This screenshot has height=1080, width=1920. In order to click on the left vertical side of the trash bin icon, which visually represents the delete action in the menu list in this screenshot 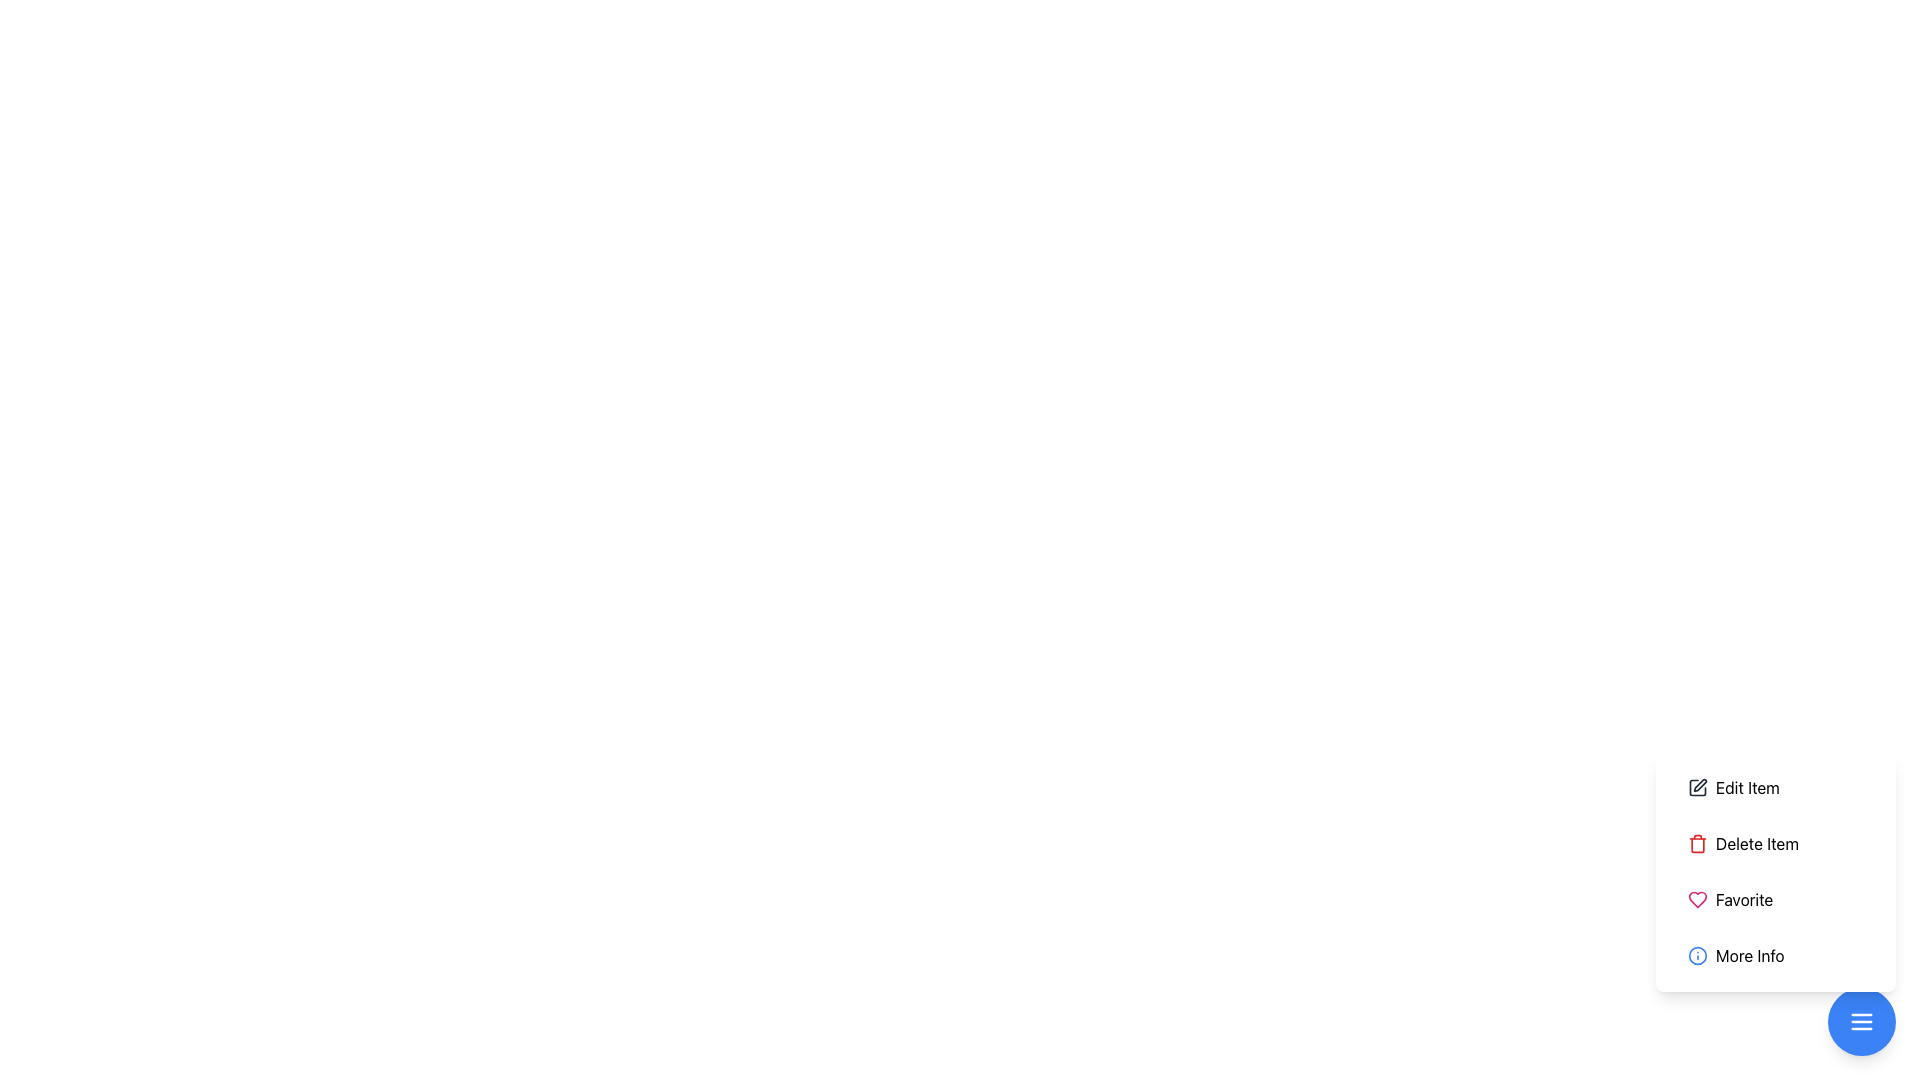, I will do `click(1697, 844)`.